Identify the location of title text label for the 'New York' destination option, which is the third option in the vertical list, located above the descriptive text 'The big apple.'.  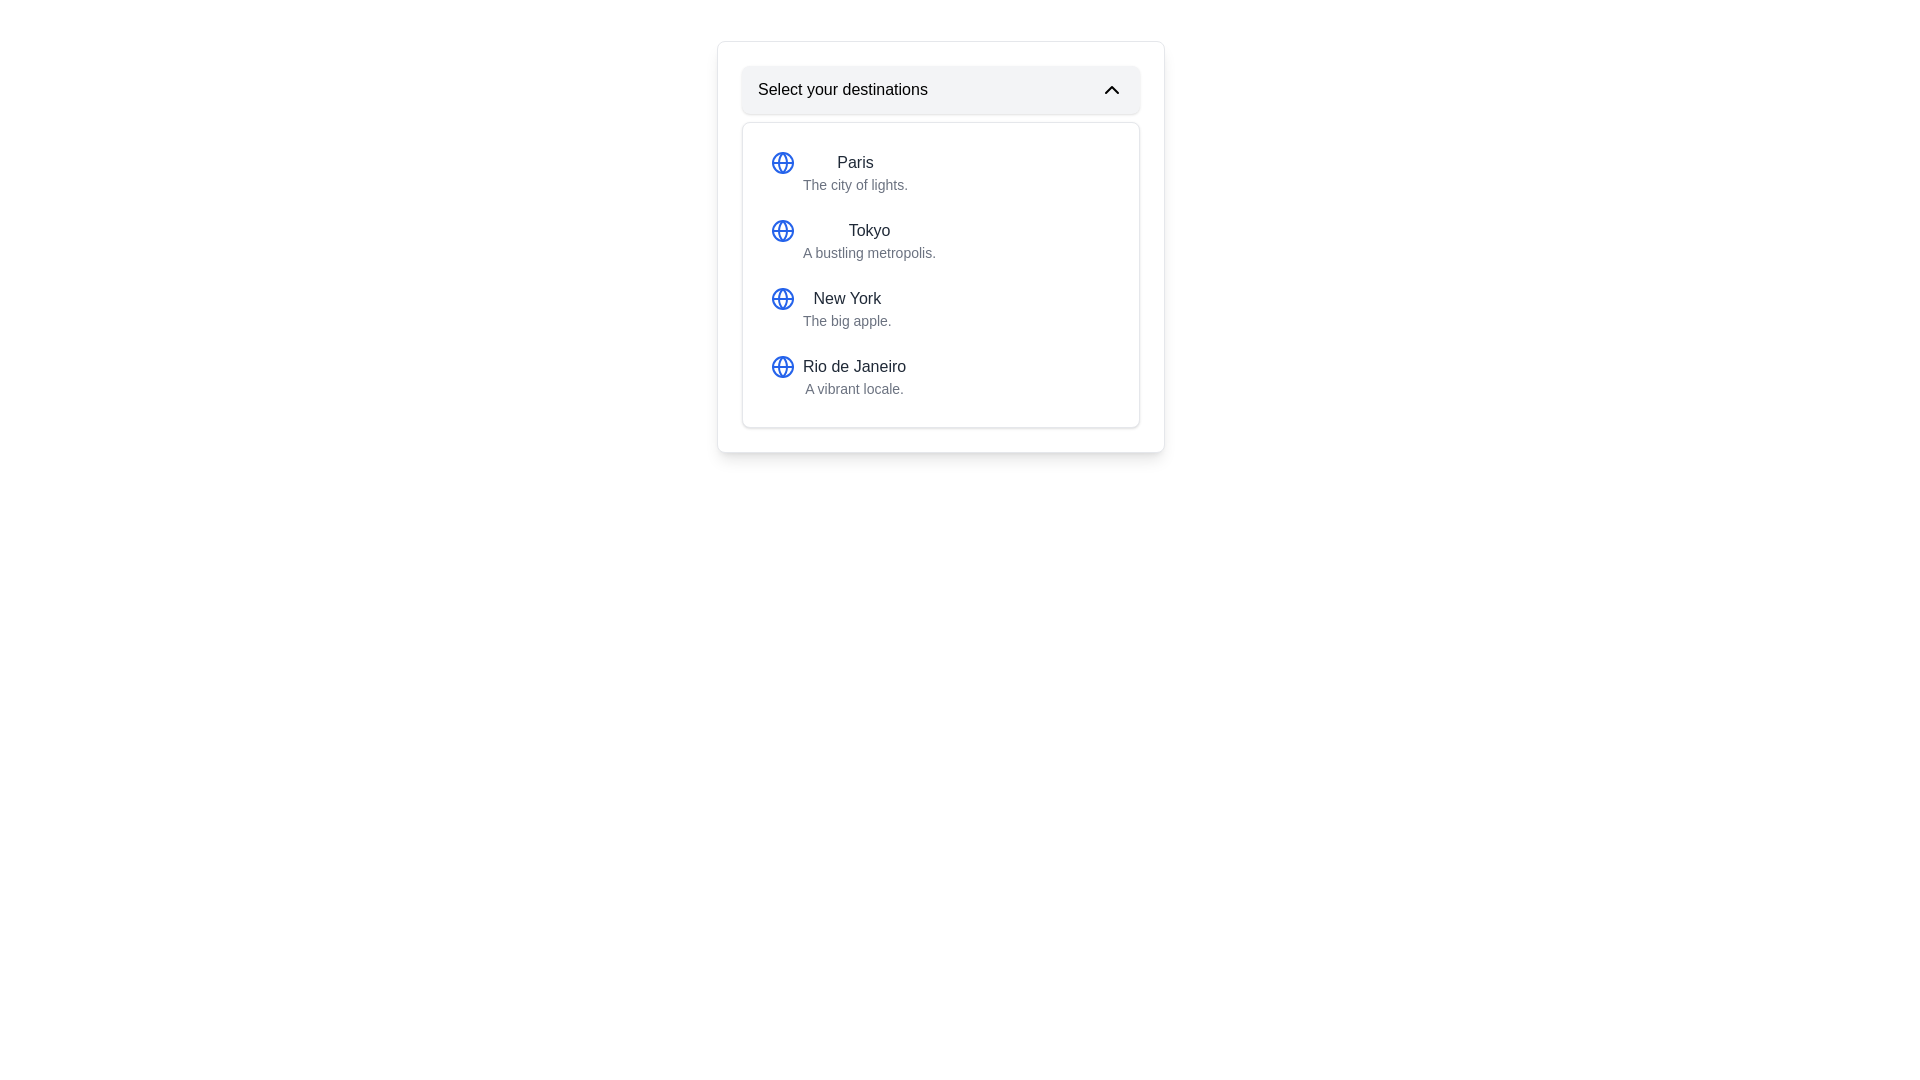
(847, 299).